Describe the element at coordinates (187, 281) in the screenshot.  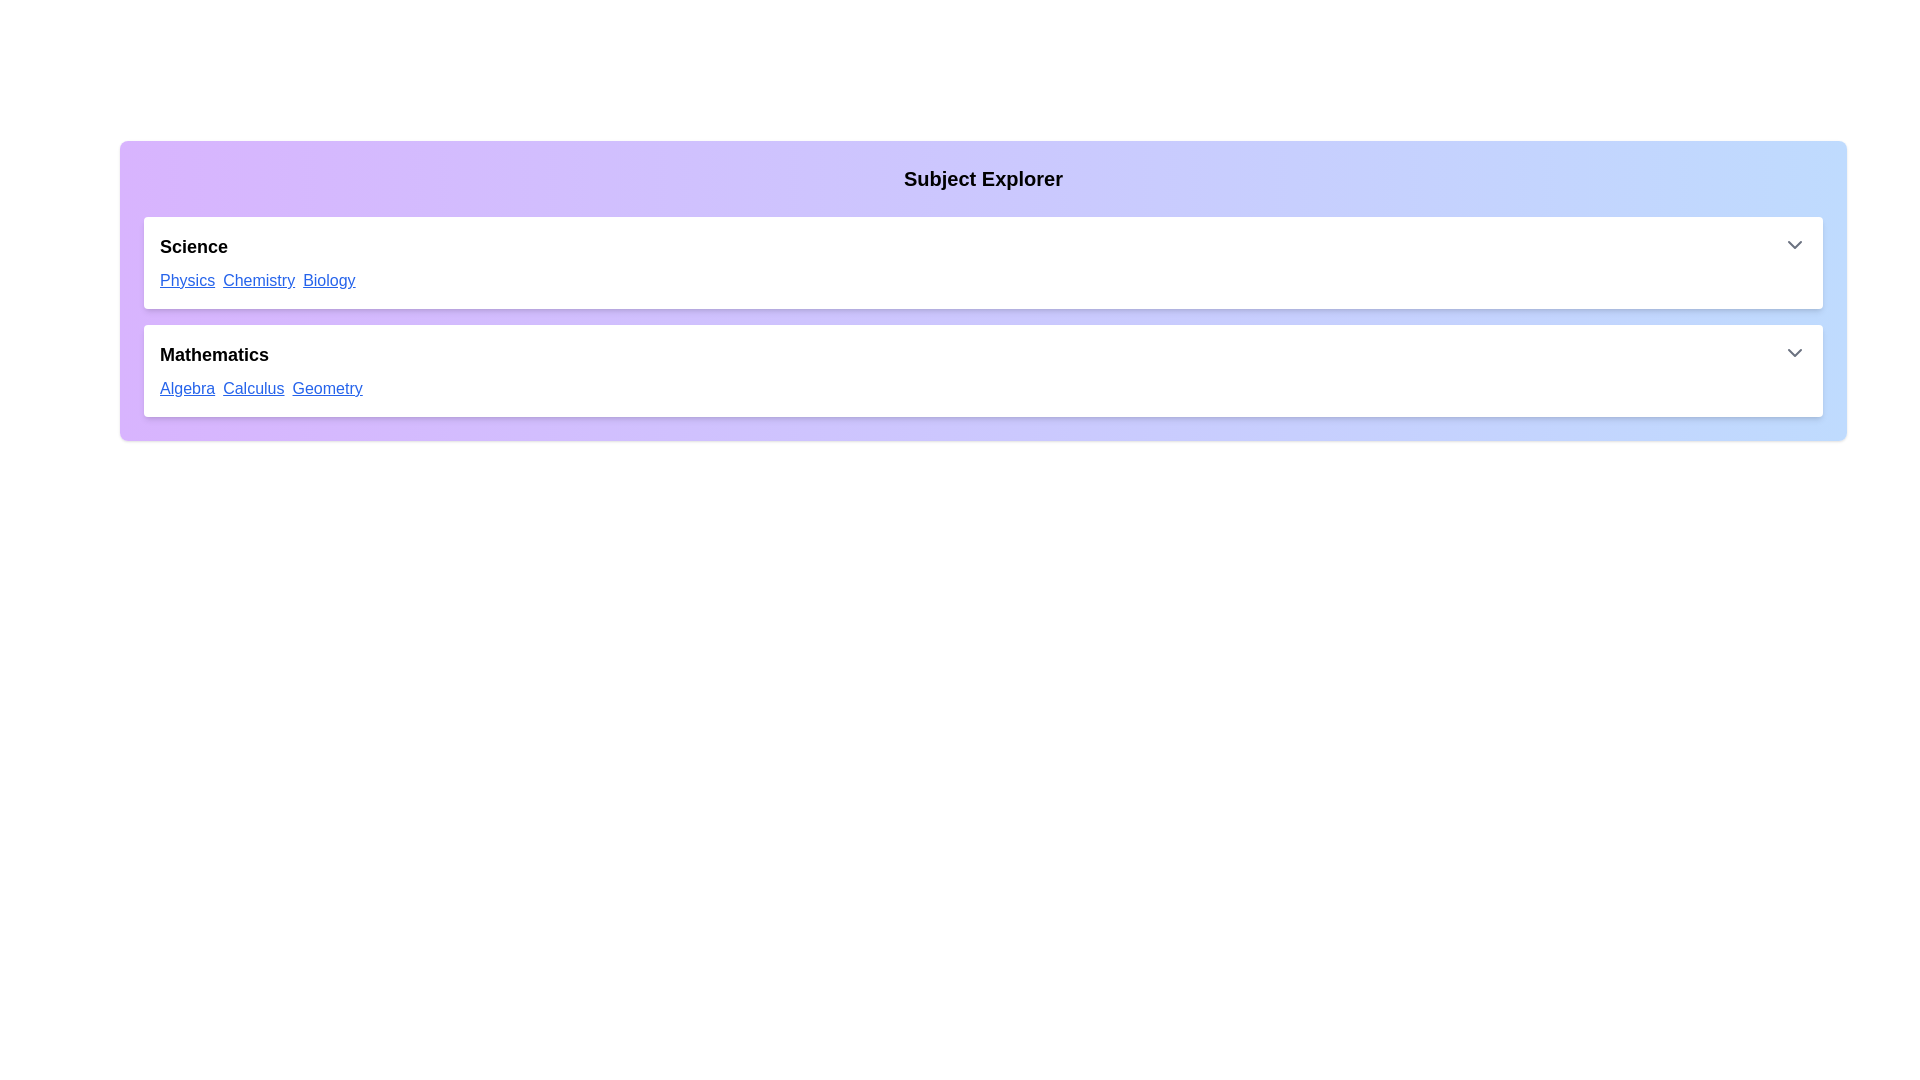
I see `the link with the text 'Physics' to navigate` at that location.